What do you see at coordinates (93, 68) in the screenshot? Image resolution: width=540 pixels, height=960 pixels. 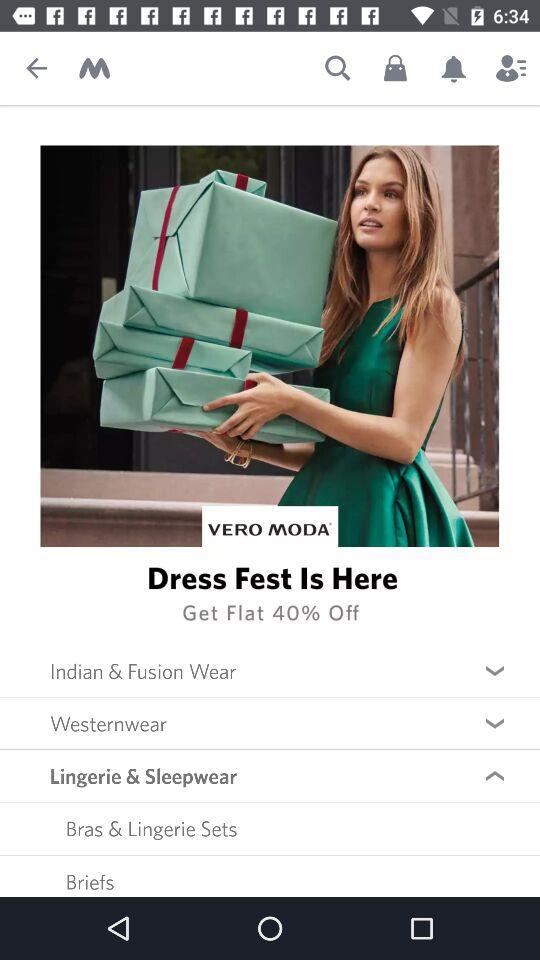 I see `home screen` at bounding box center [93, 68].